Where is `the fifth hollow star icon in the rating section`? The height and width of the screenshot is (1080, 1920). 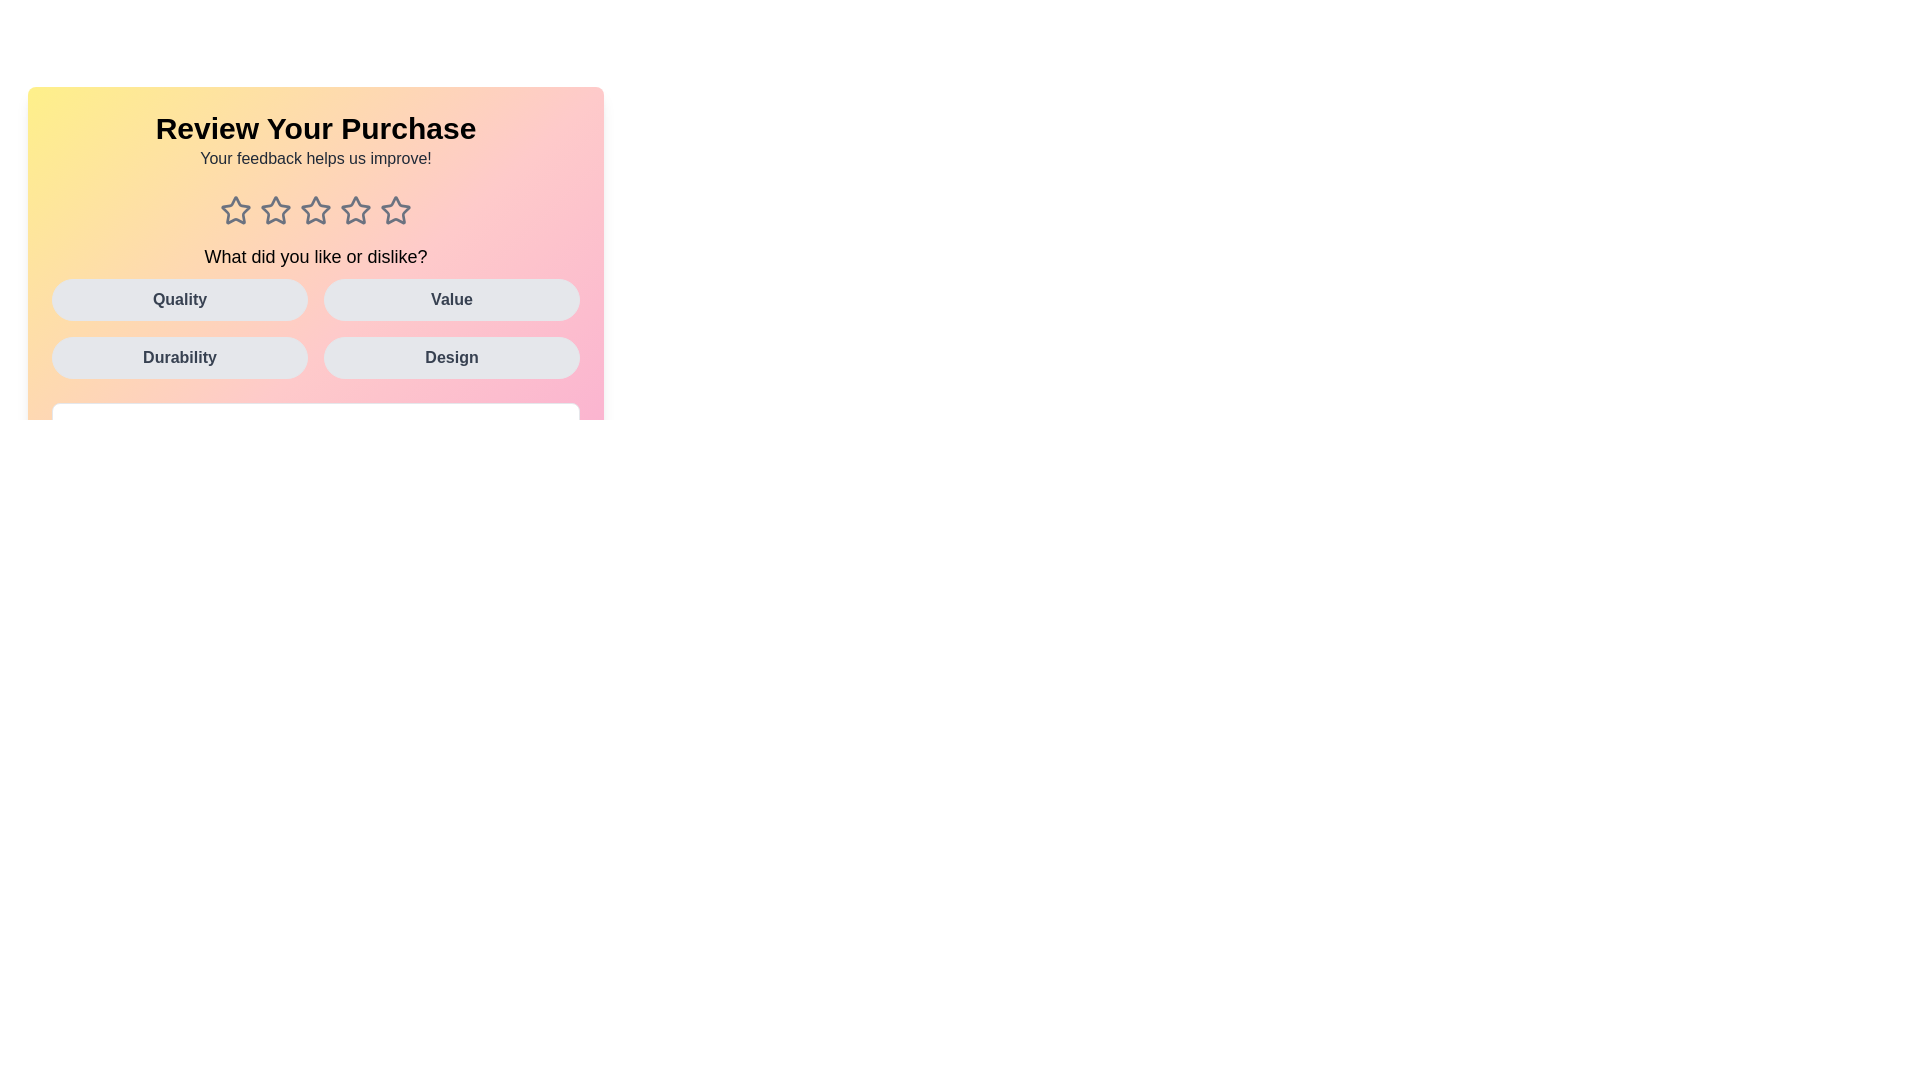 the fifth hollow star icon in the rating section is located at coordinates (395, 211).